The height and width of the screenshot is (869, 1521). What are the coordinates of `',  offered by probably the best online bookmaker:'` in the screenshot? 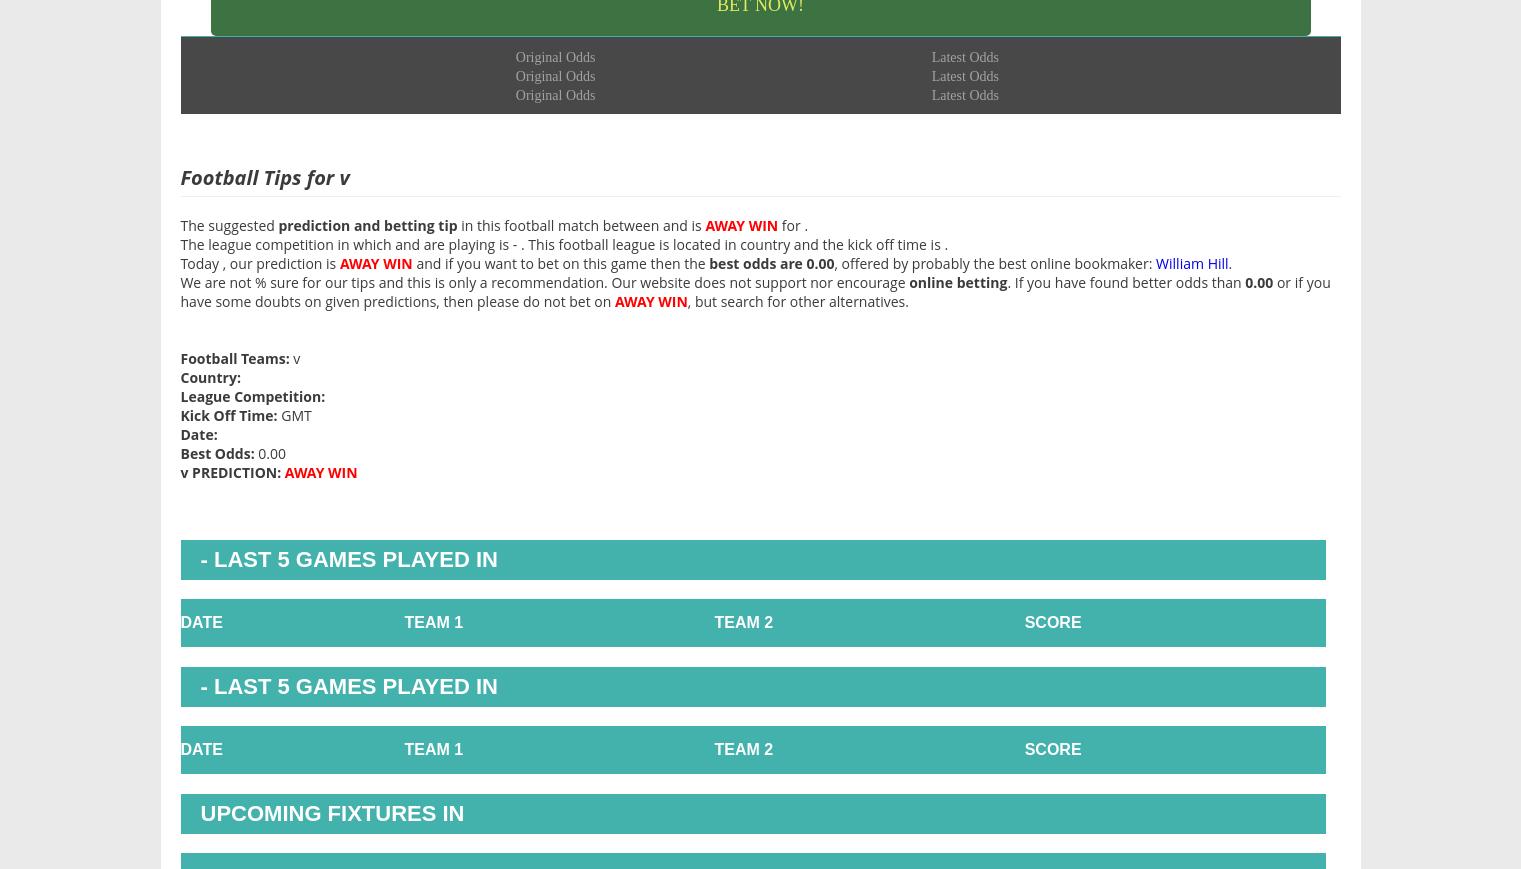 It's located at (995, 261).